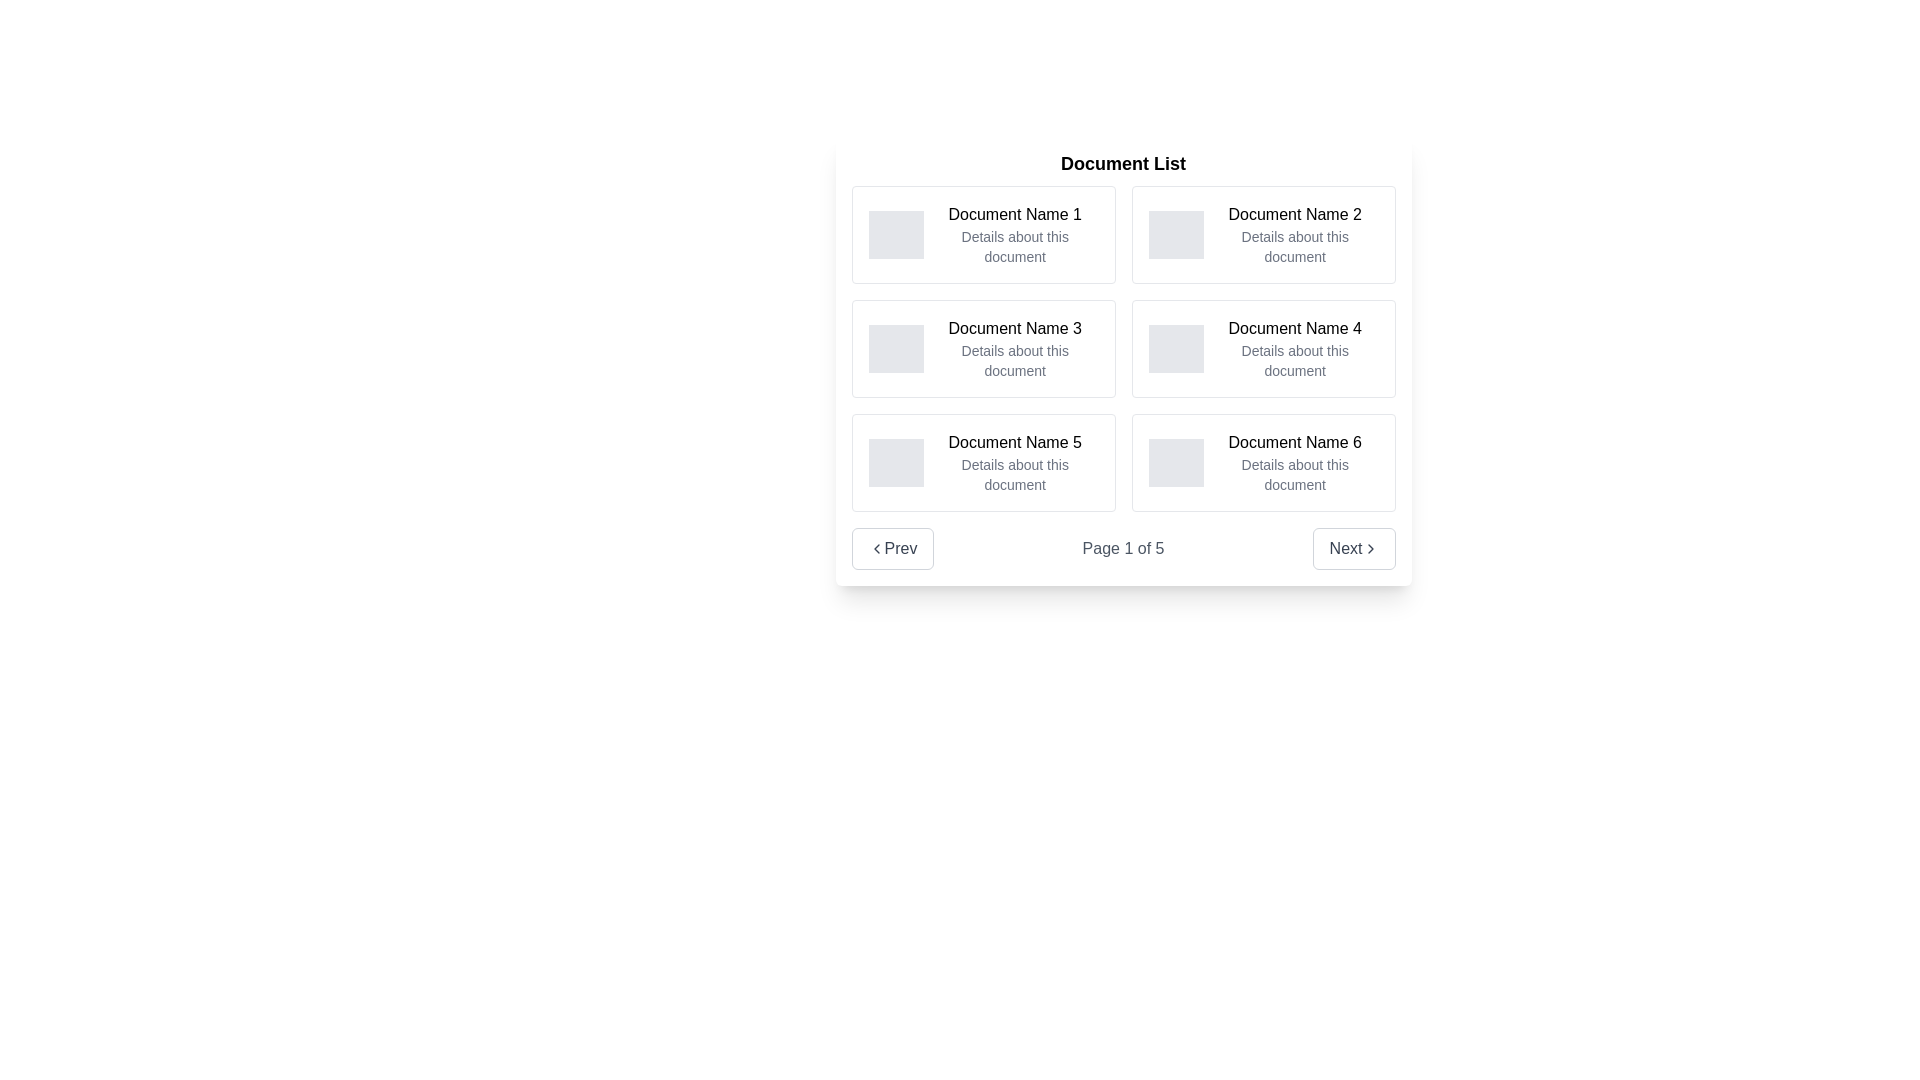  I want to click on text from the Text block located in the sixth card of the 'Document List' grid layout, positioned in the bottom-right corner, so click(1295, 462).